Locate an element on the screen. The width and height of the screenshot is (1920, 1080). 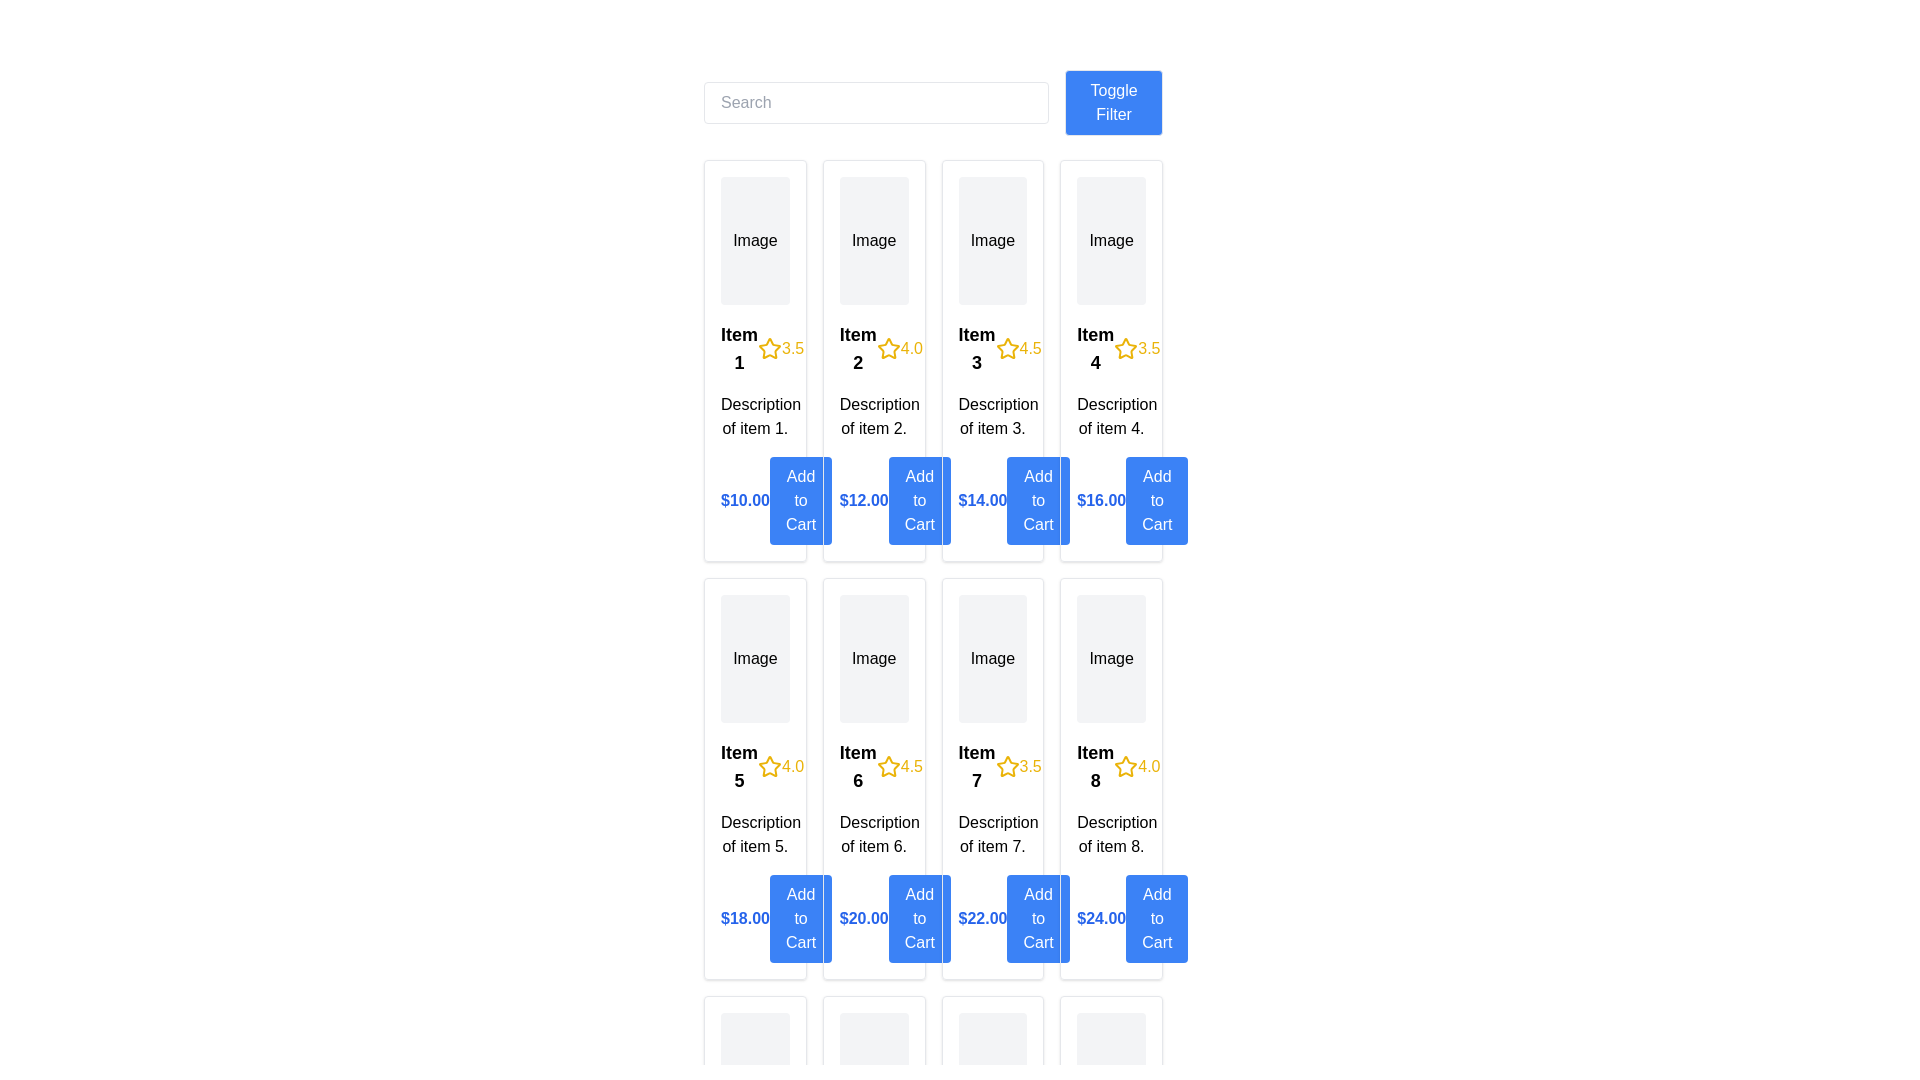
the third star icon in the five-star rating system for 'Item 6' located in the second row and second column, which visually represents a rating of 4.5 is located at coordinates (887, 766).